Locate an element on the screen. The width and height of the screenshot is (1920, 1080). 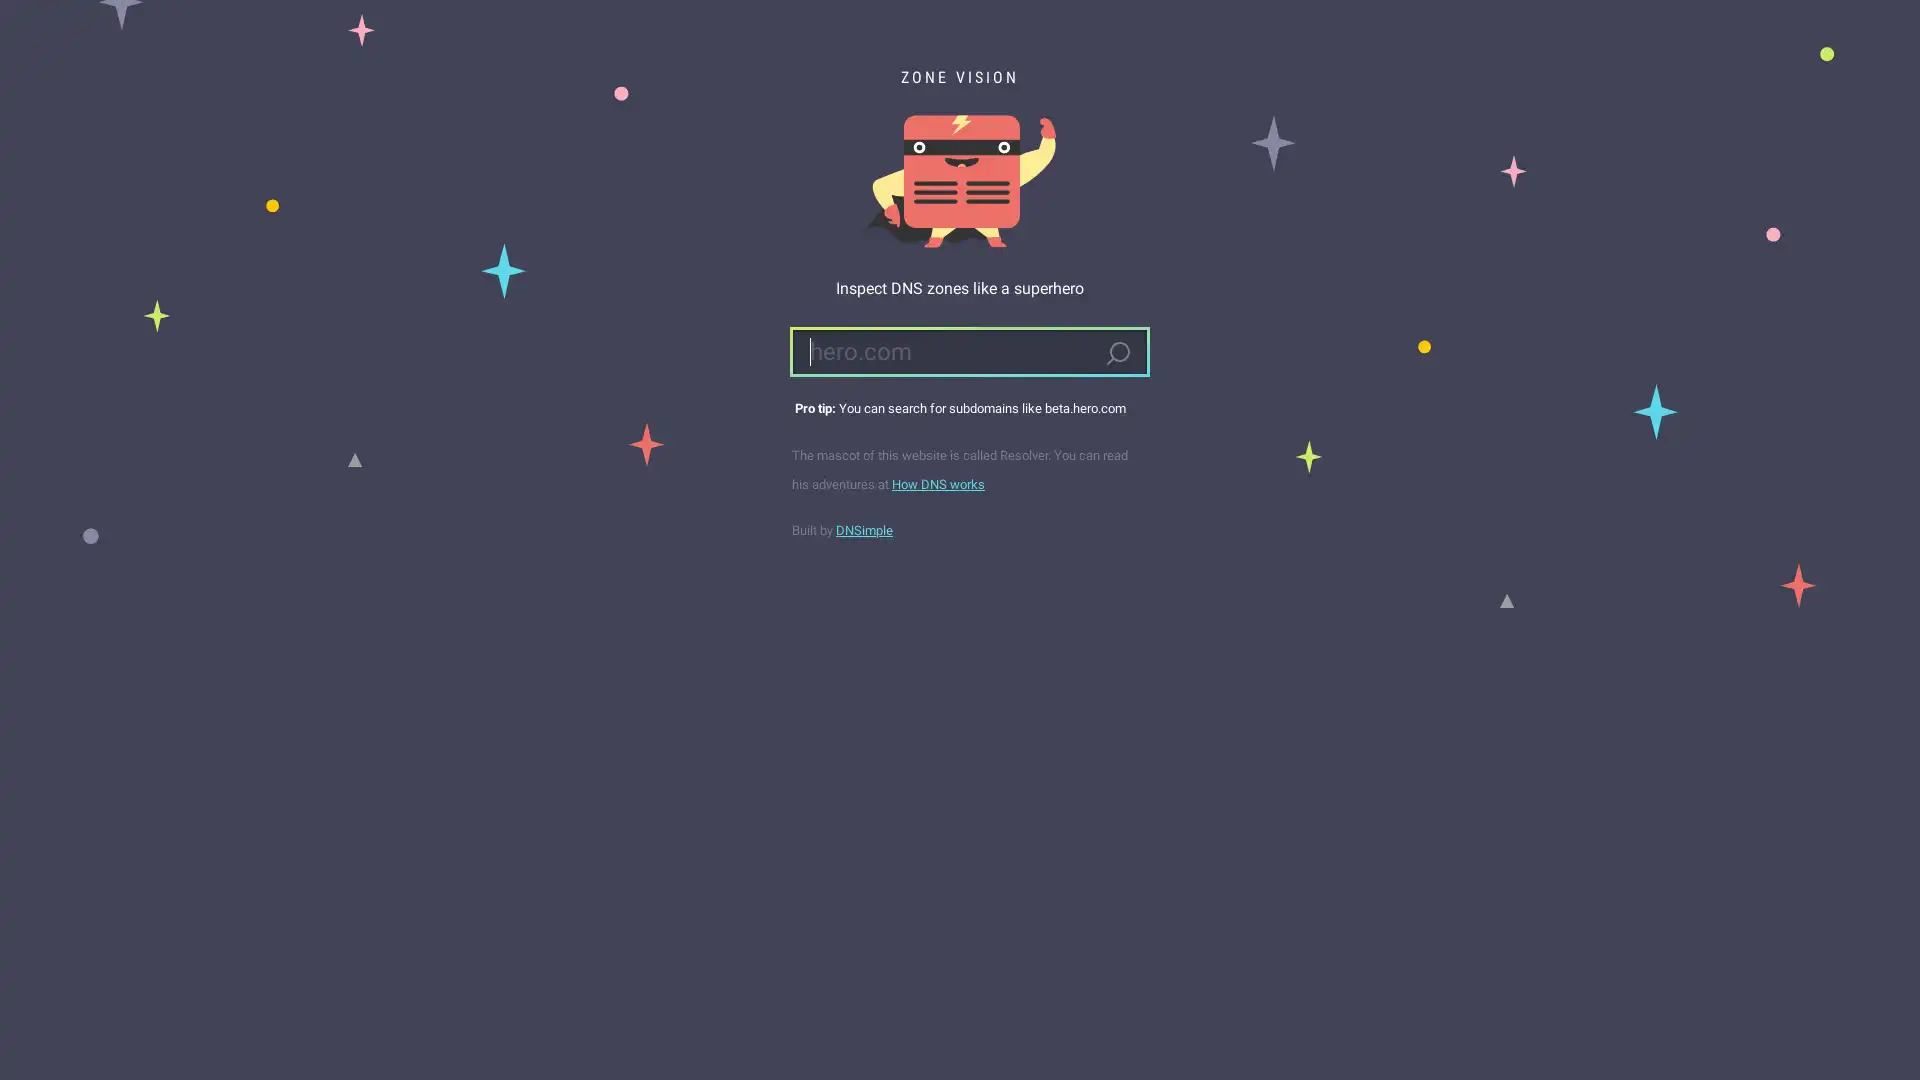
Submit is located at coordinates (1116, 353).